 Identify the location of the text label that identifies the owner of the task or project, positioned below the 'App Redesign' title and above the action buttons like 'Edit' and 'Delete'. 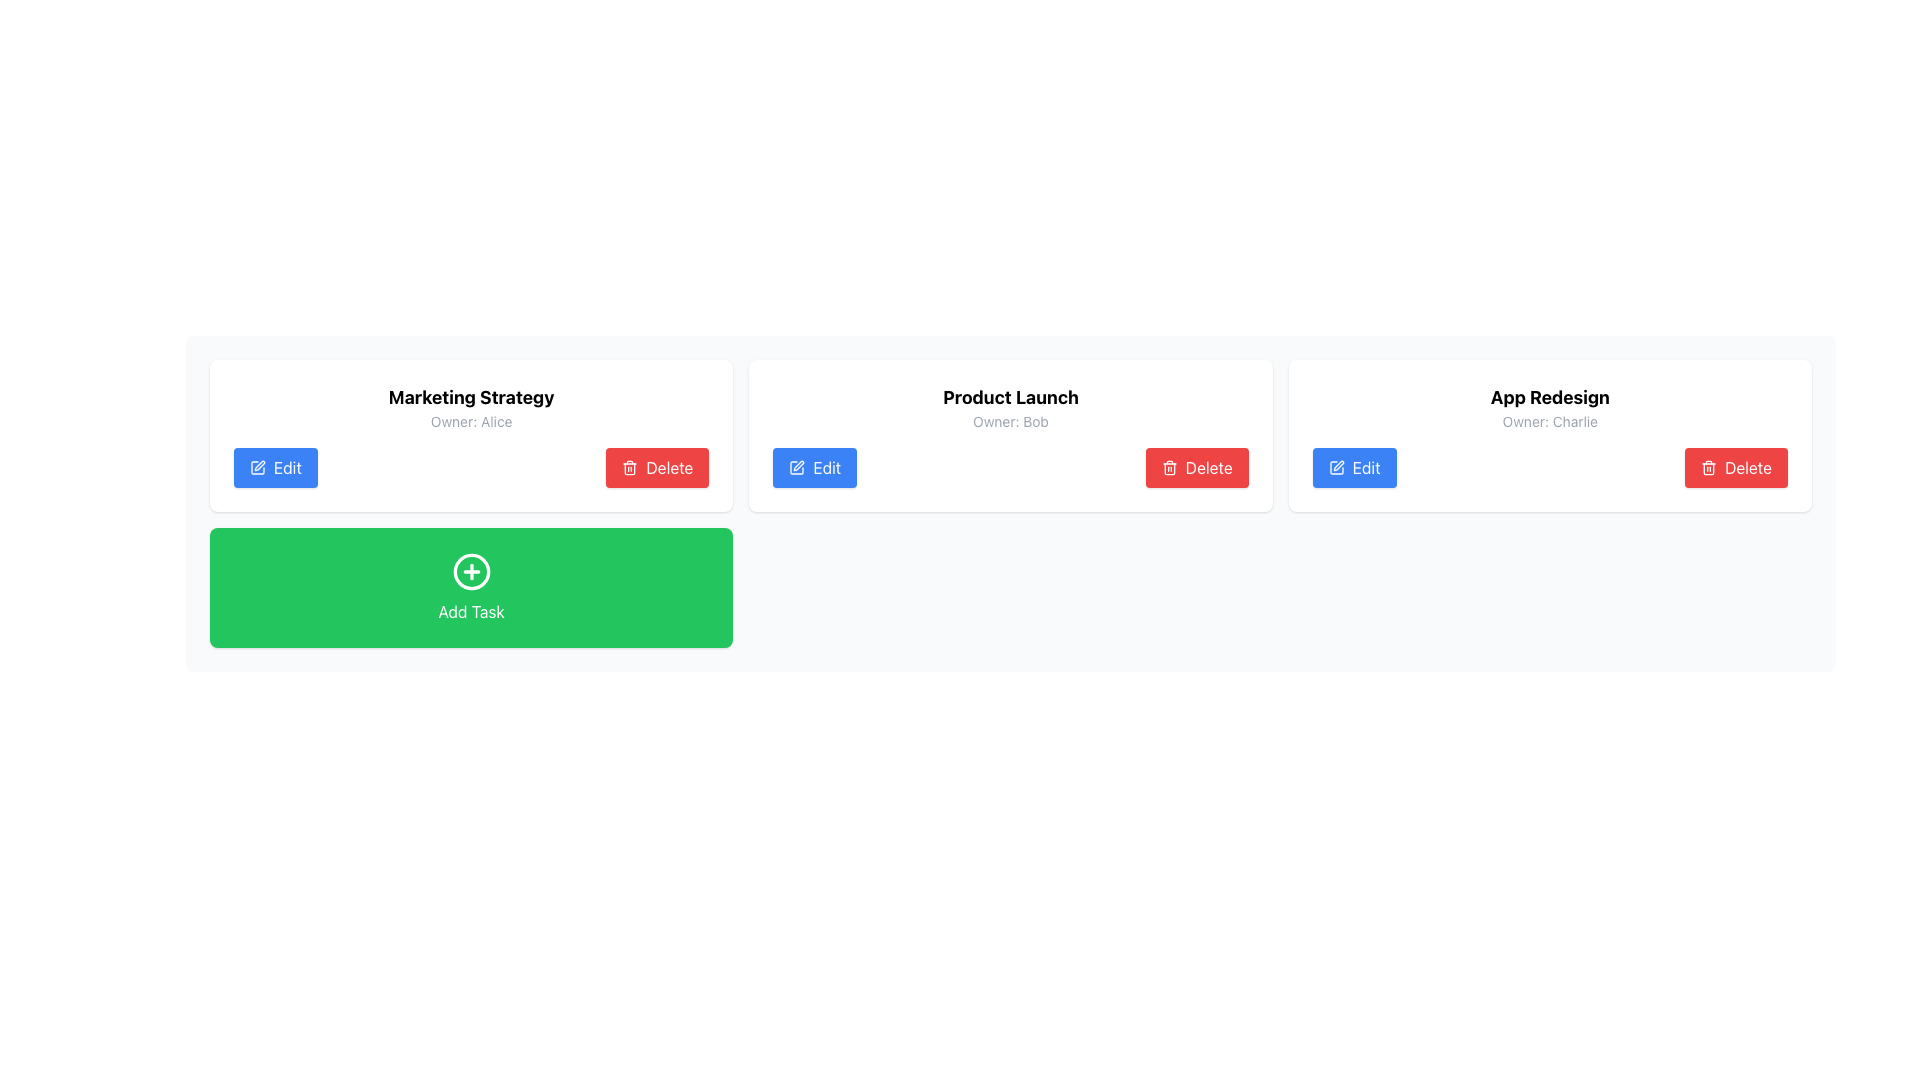
(1549, 420).